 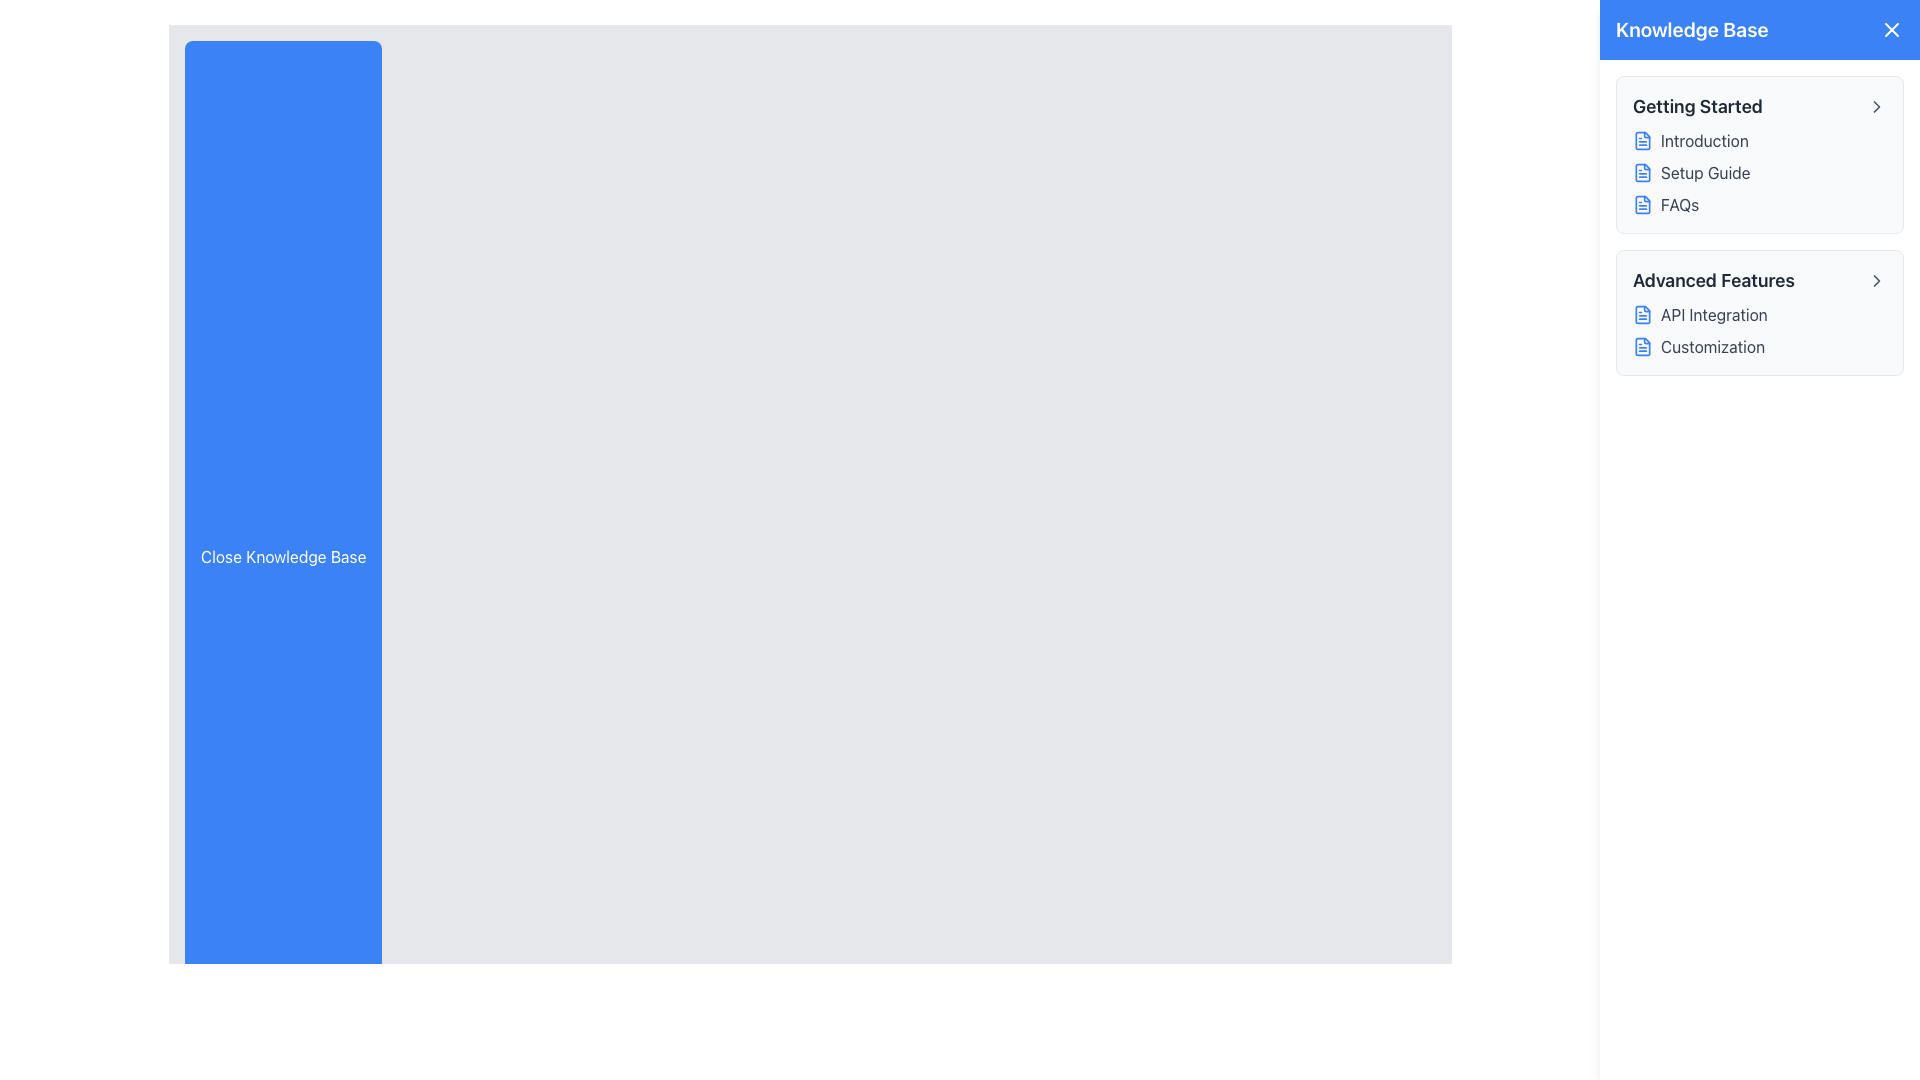 What do you see at coordinates (1642, 204) in the screenshot?
I see `the 'FAQs' icon located to the left of the 'FAQs' text in the 'Getting Started' section` at bounding box center [1642, 204].